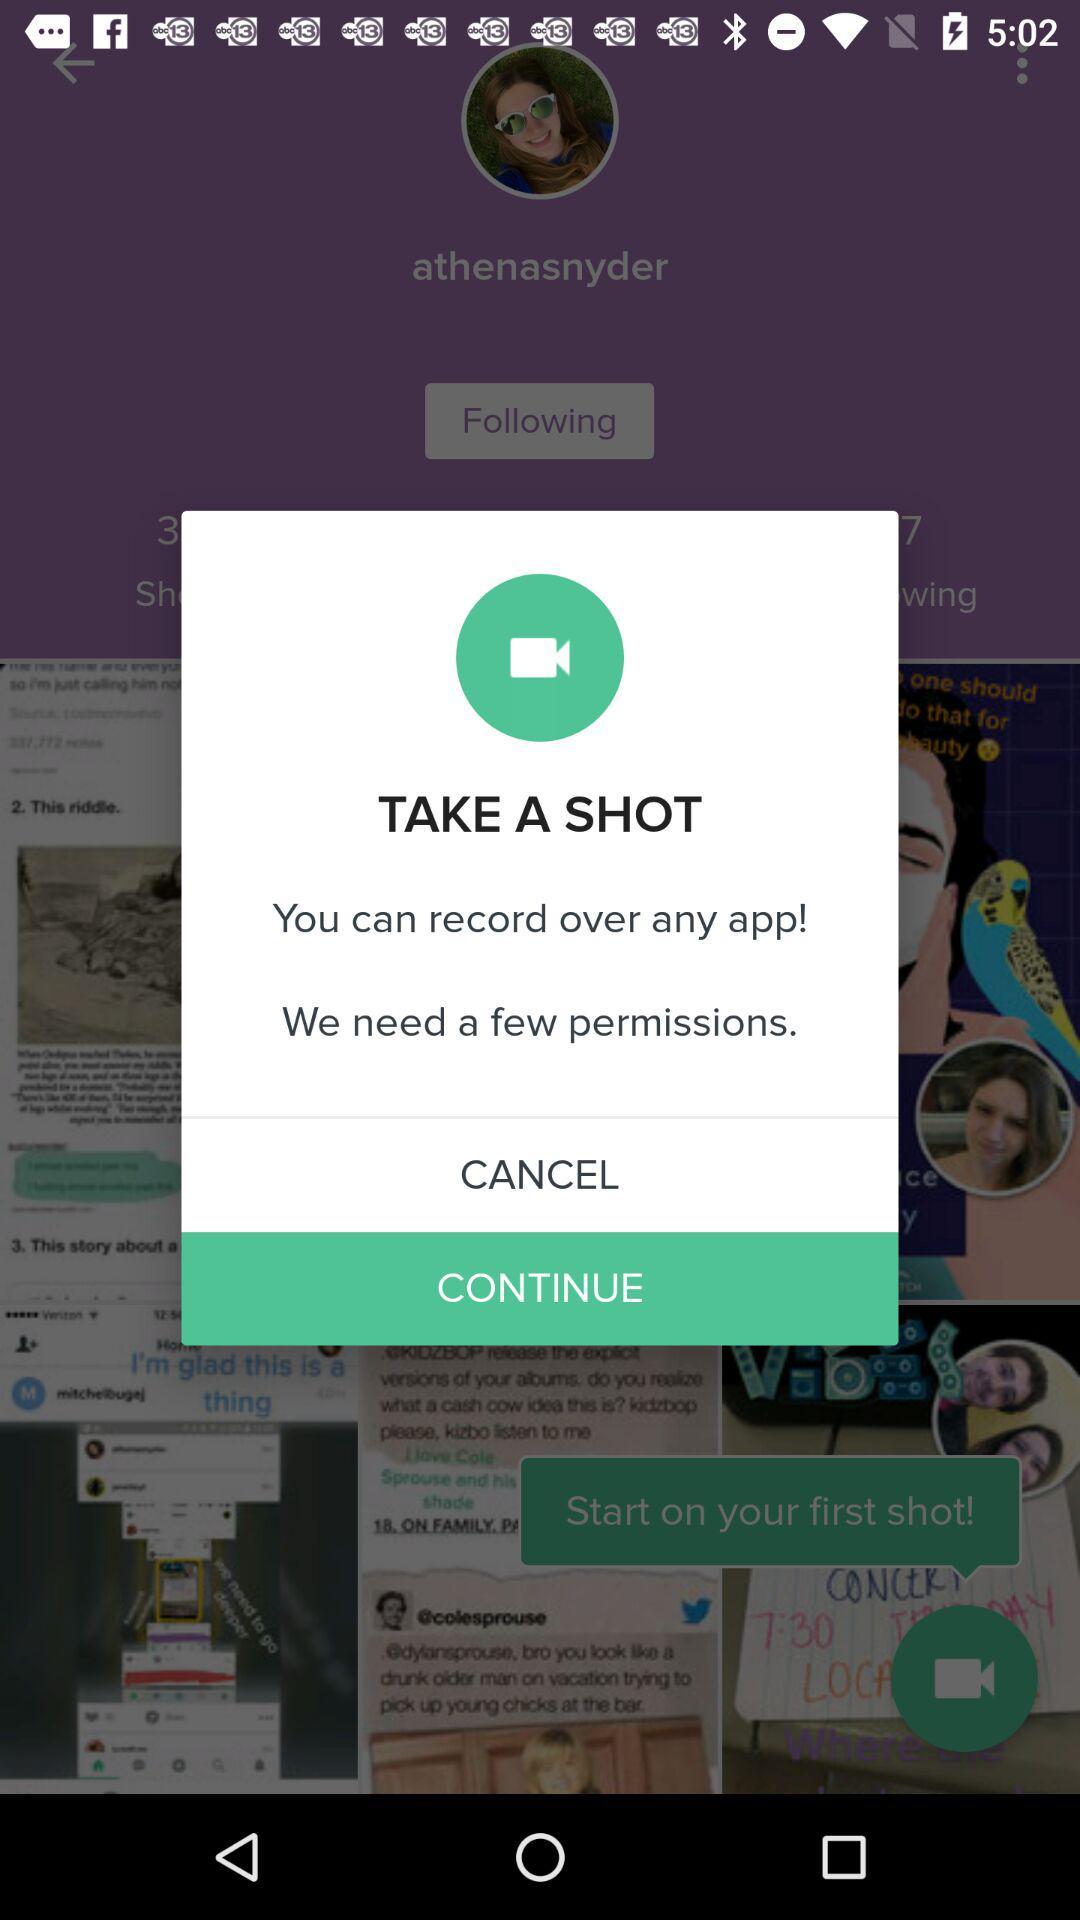 Image resolution: width=1080 pixels, height=1920 pixels. Describe the element at coordinates (540, 1175) in the screenshot. I see `cancel` at that location.